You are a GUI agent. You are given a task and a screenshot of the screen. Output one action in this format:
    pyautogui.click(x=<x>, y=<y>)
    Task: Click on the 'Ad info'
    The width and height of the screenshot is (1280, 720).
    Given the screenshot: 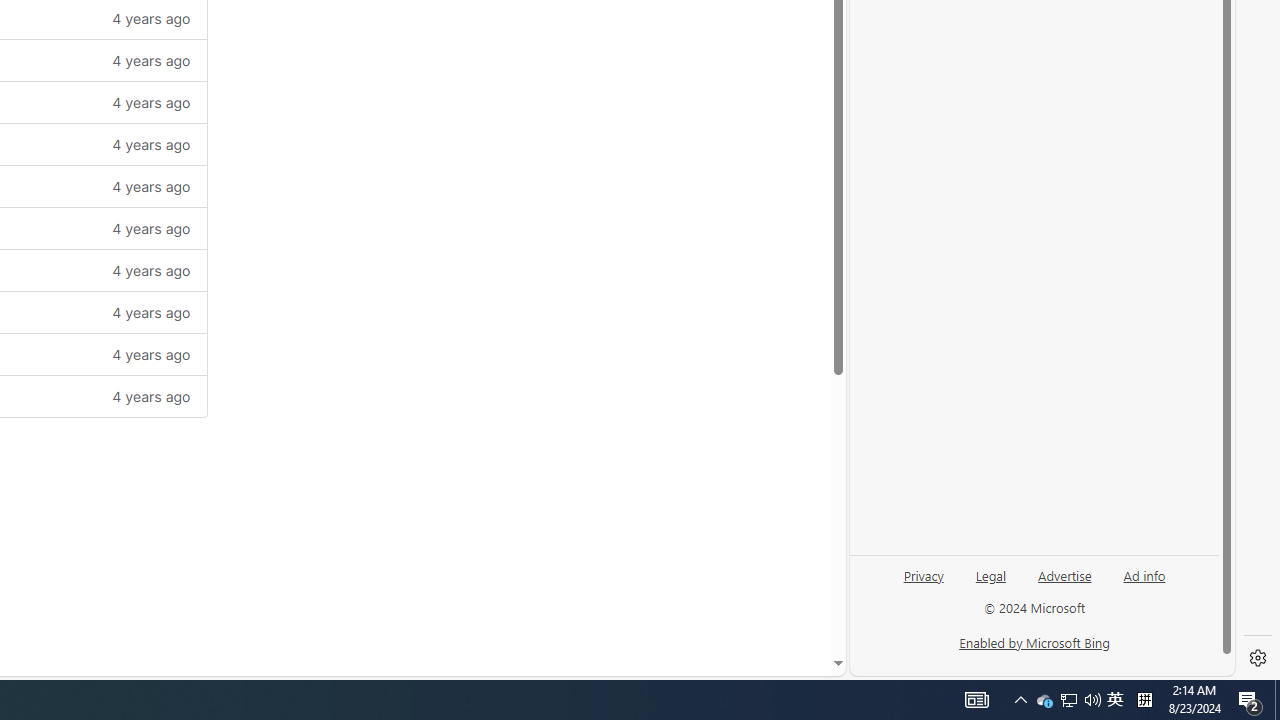 What is the action you would take?
    pyautogui.click(x=1144, y=574)
    